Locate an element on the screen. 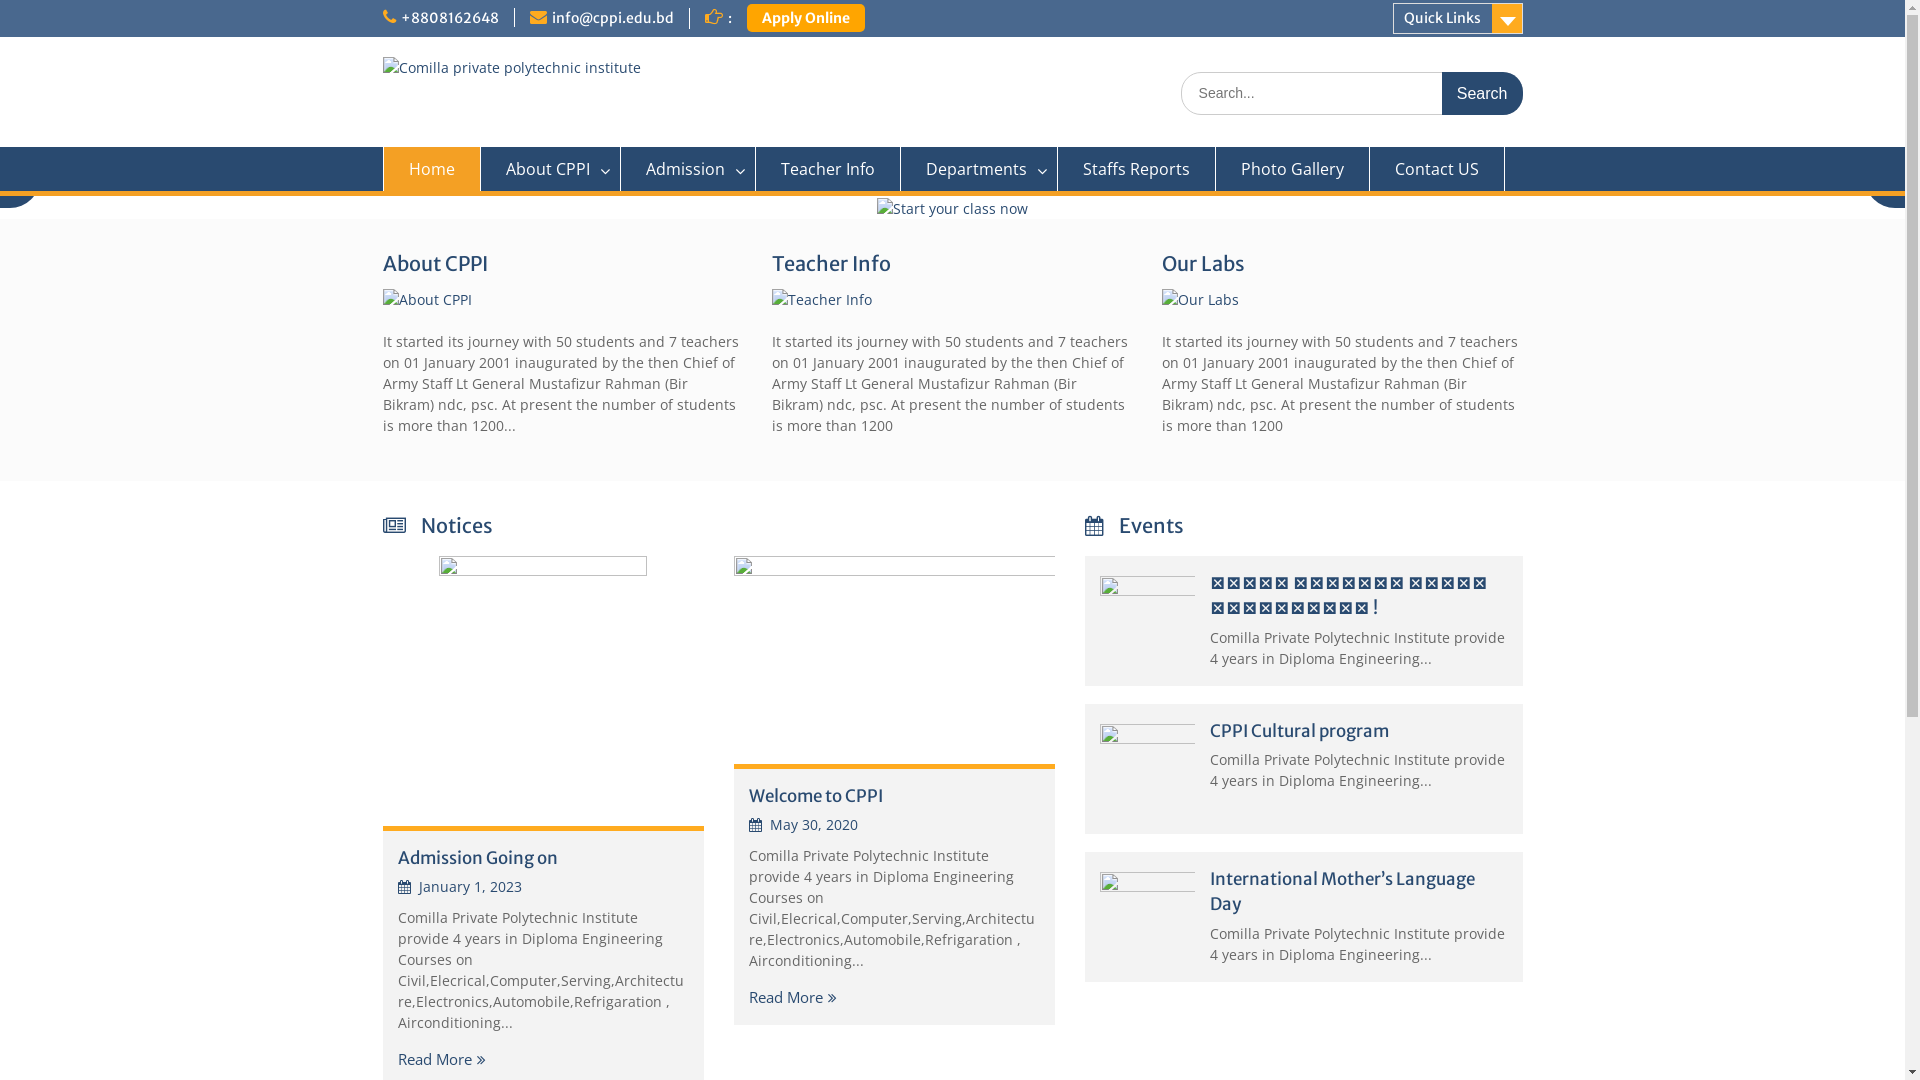  'info@cppi.edu.bd' is located at coordinates (552, 18).